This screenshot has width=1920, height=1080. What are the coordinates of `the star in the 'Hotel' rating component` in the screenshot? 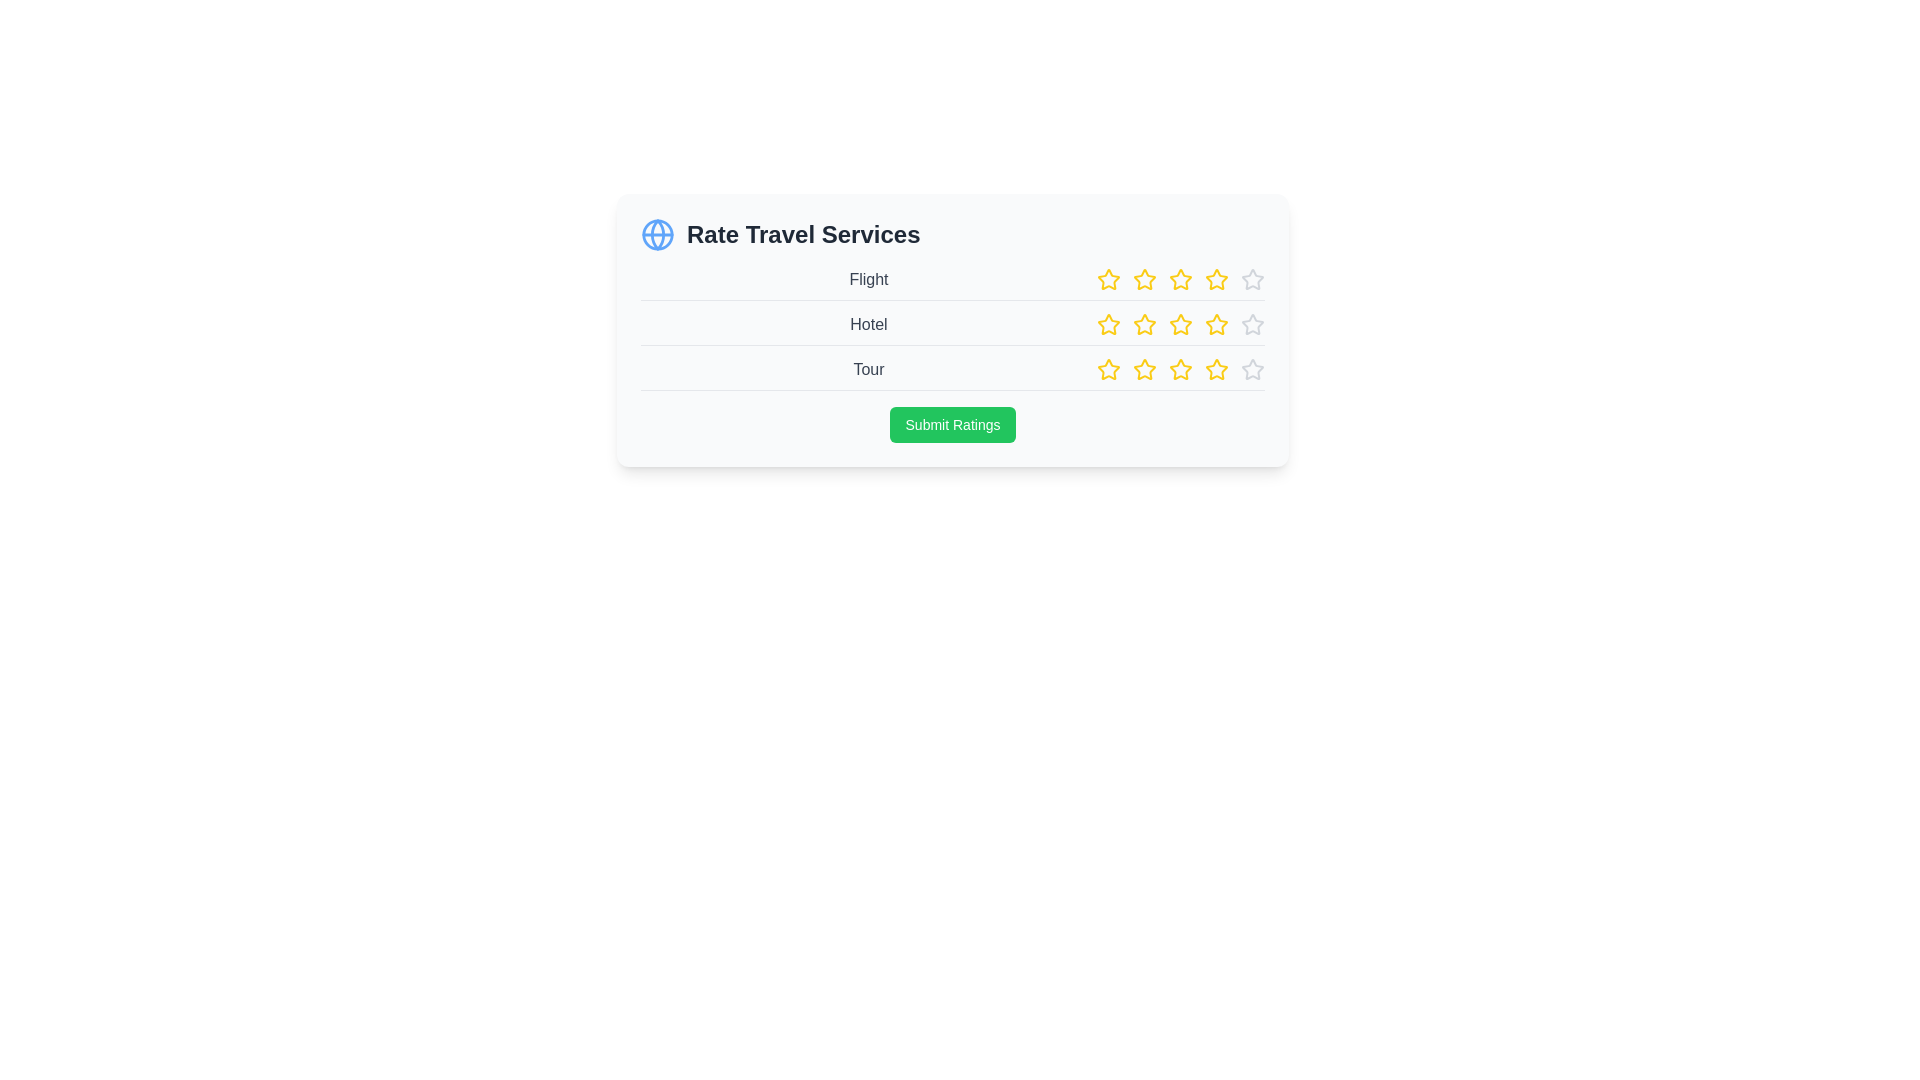 It's located at (952, 328).